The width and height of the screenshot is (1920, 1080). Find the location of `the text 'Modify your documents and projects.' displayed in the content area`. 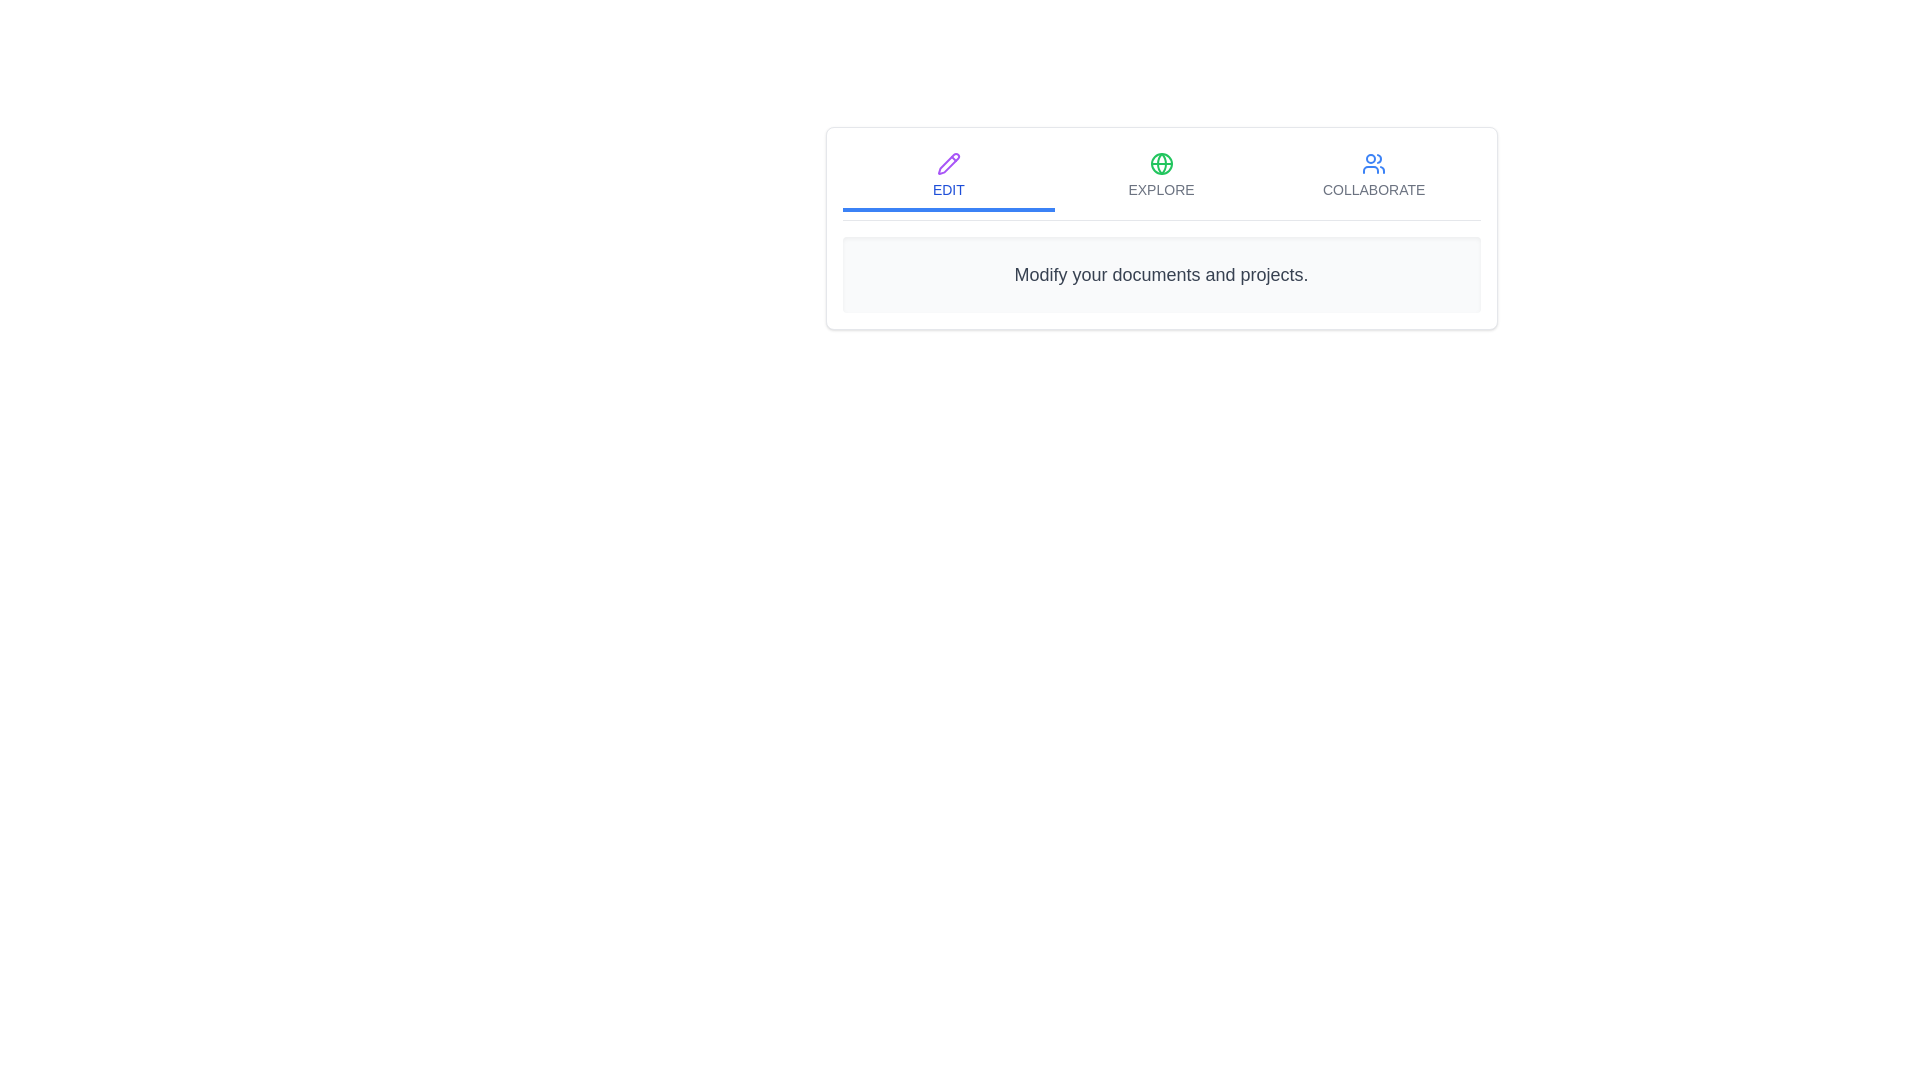

the text 'Modify your documents and projects.' displayed in the content area is located at coordinates (1161, 274).